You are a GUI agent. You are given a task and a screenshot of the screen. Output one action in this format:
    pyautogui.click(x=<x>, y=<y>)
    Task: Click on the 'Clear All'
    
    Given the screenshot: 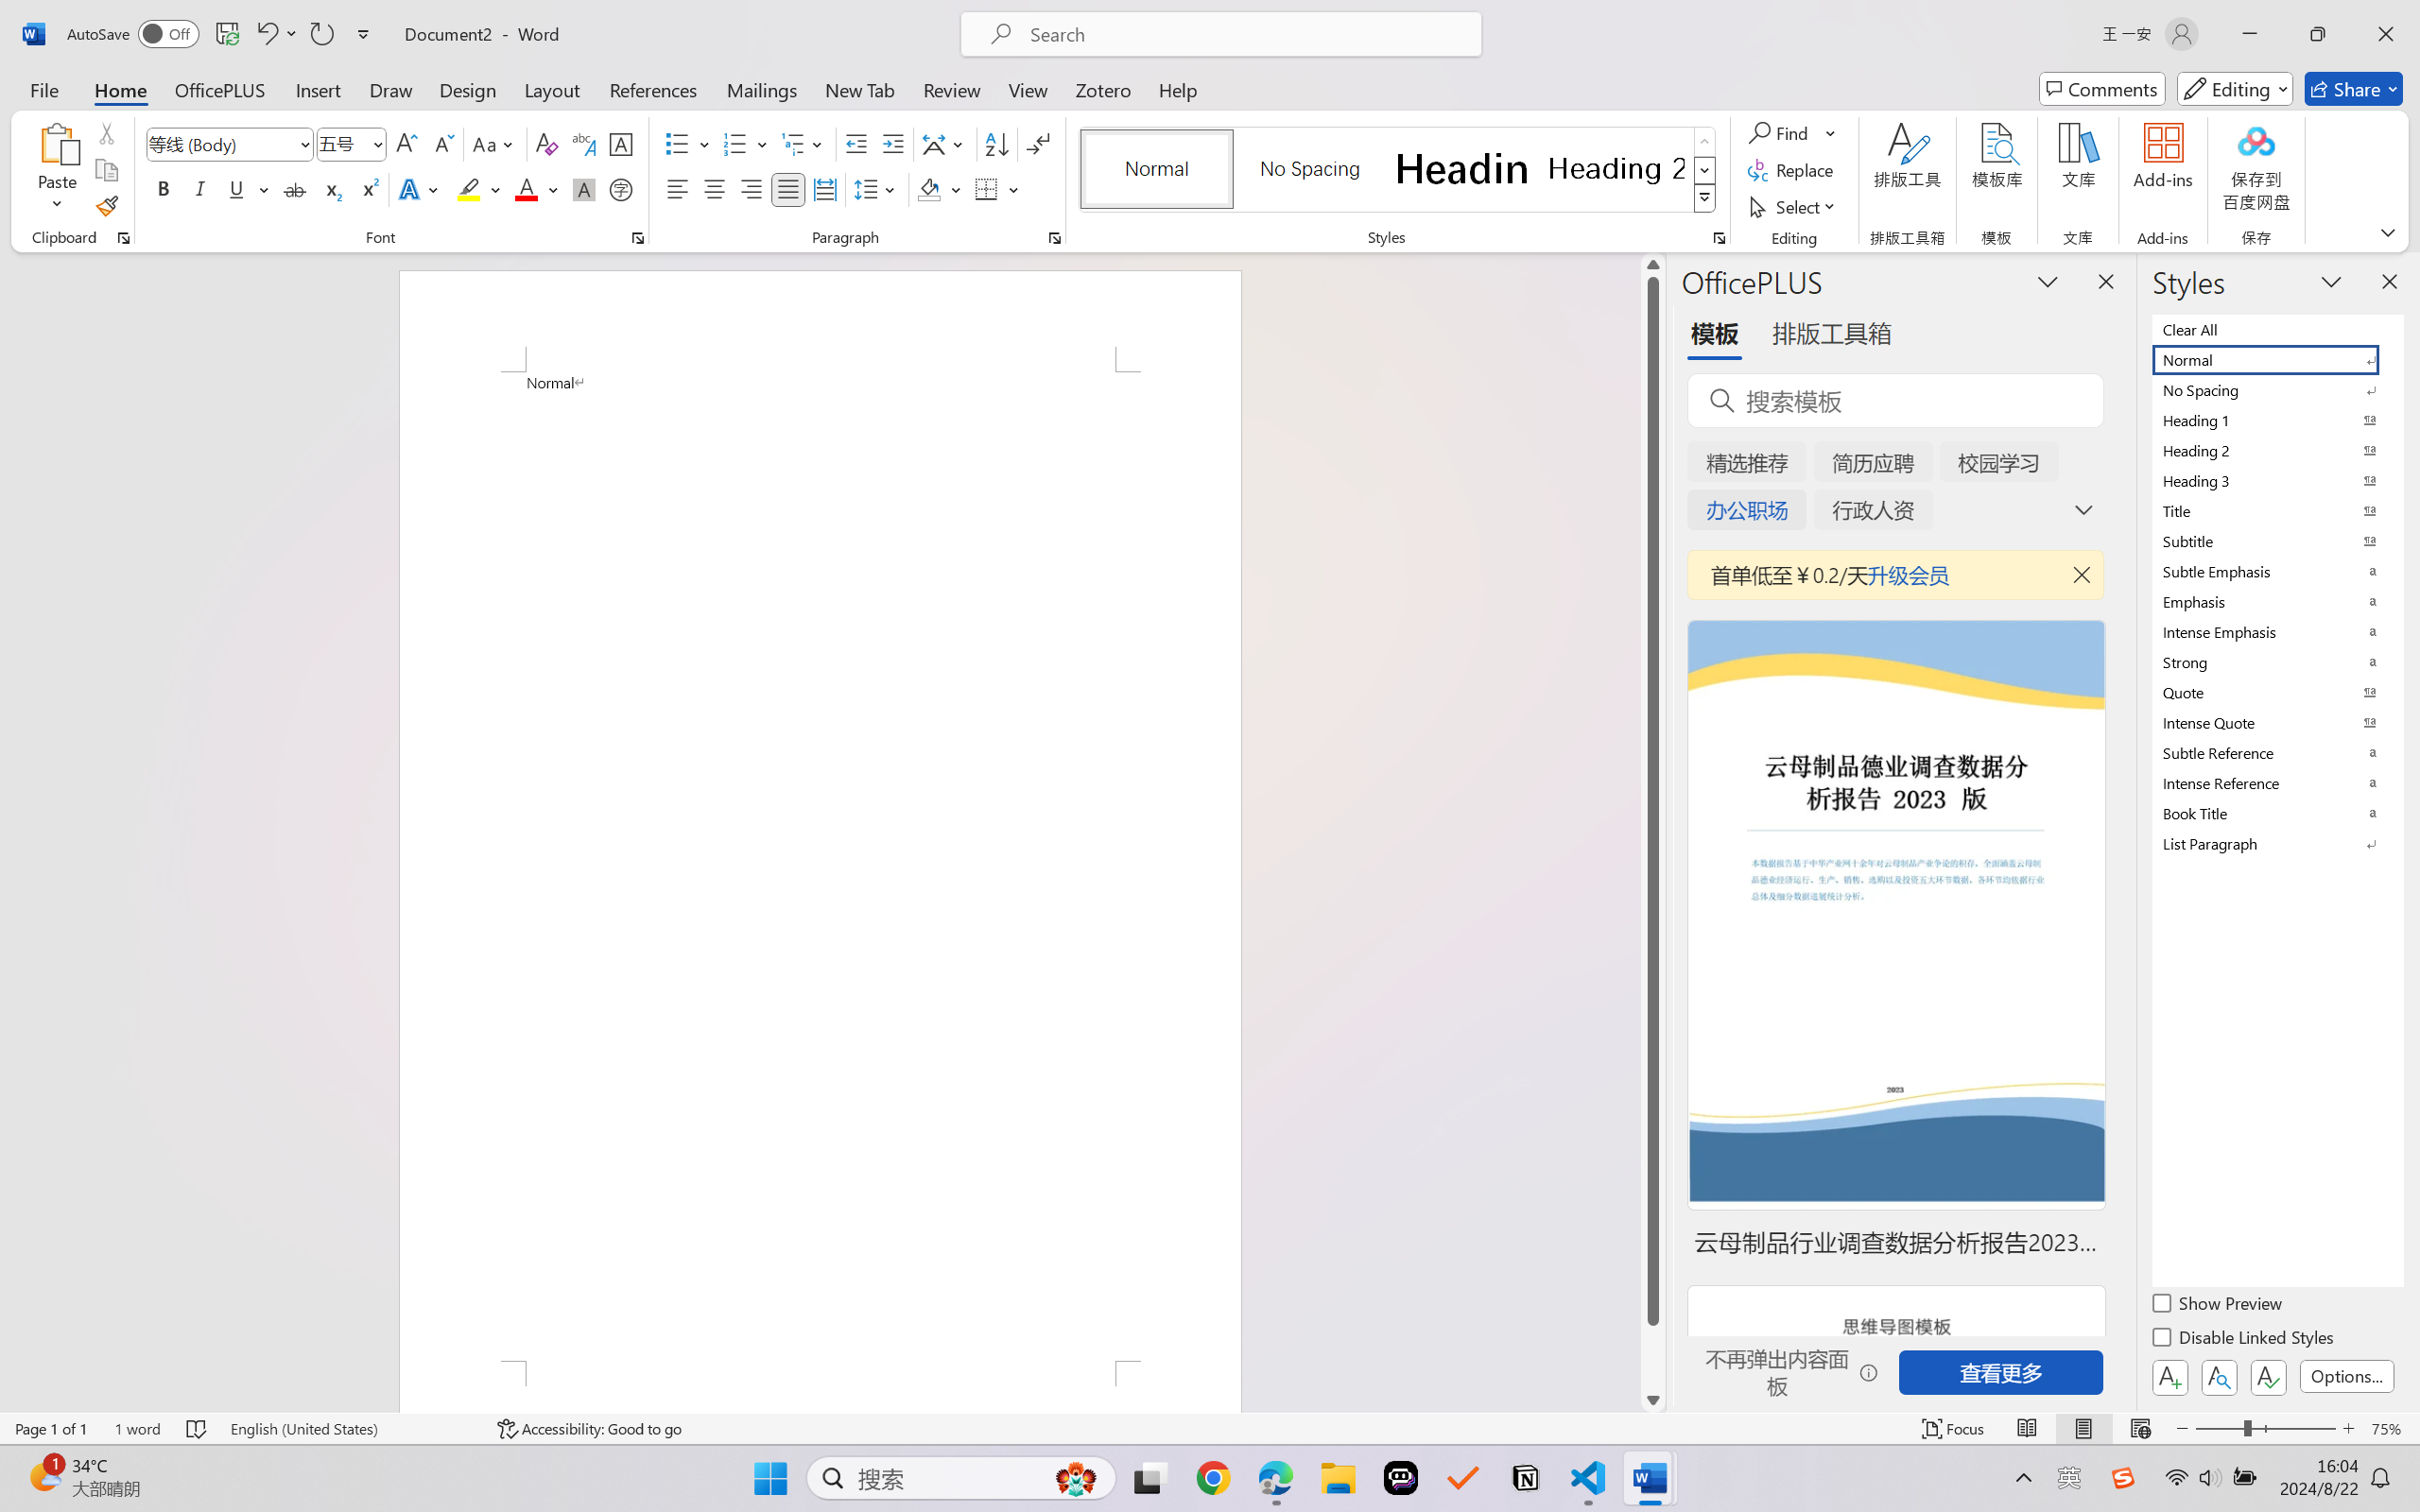 What is the action you would take?
    pyautogui.click(x=2275, y=328)
    